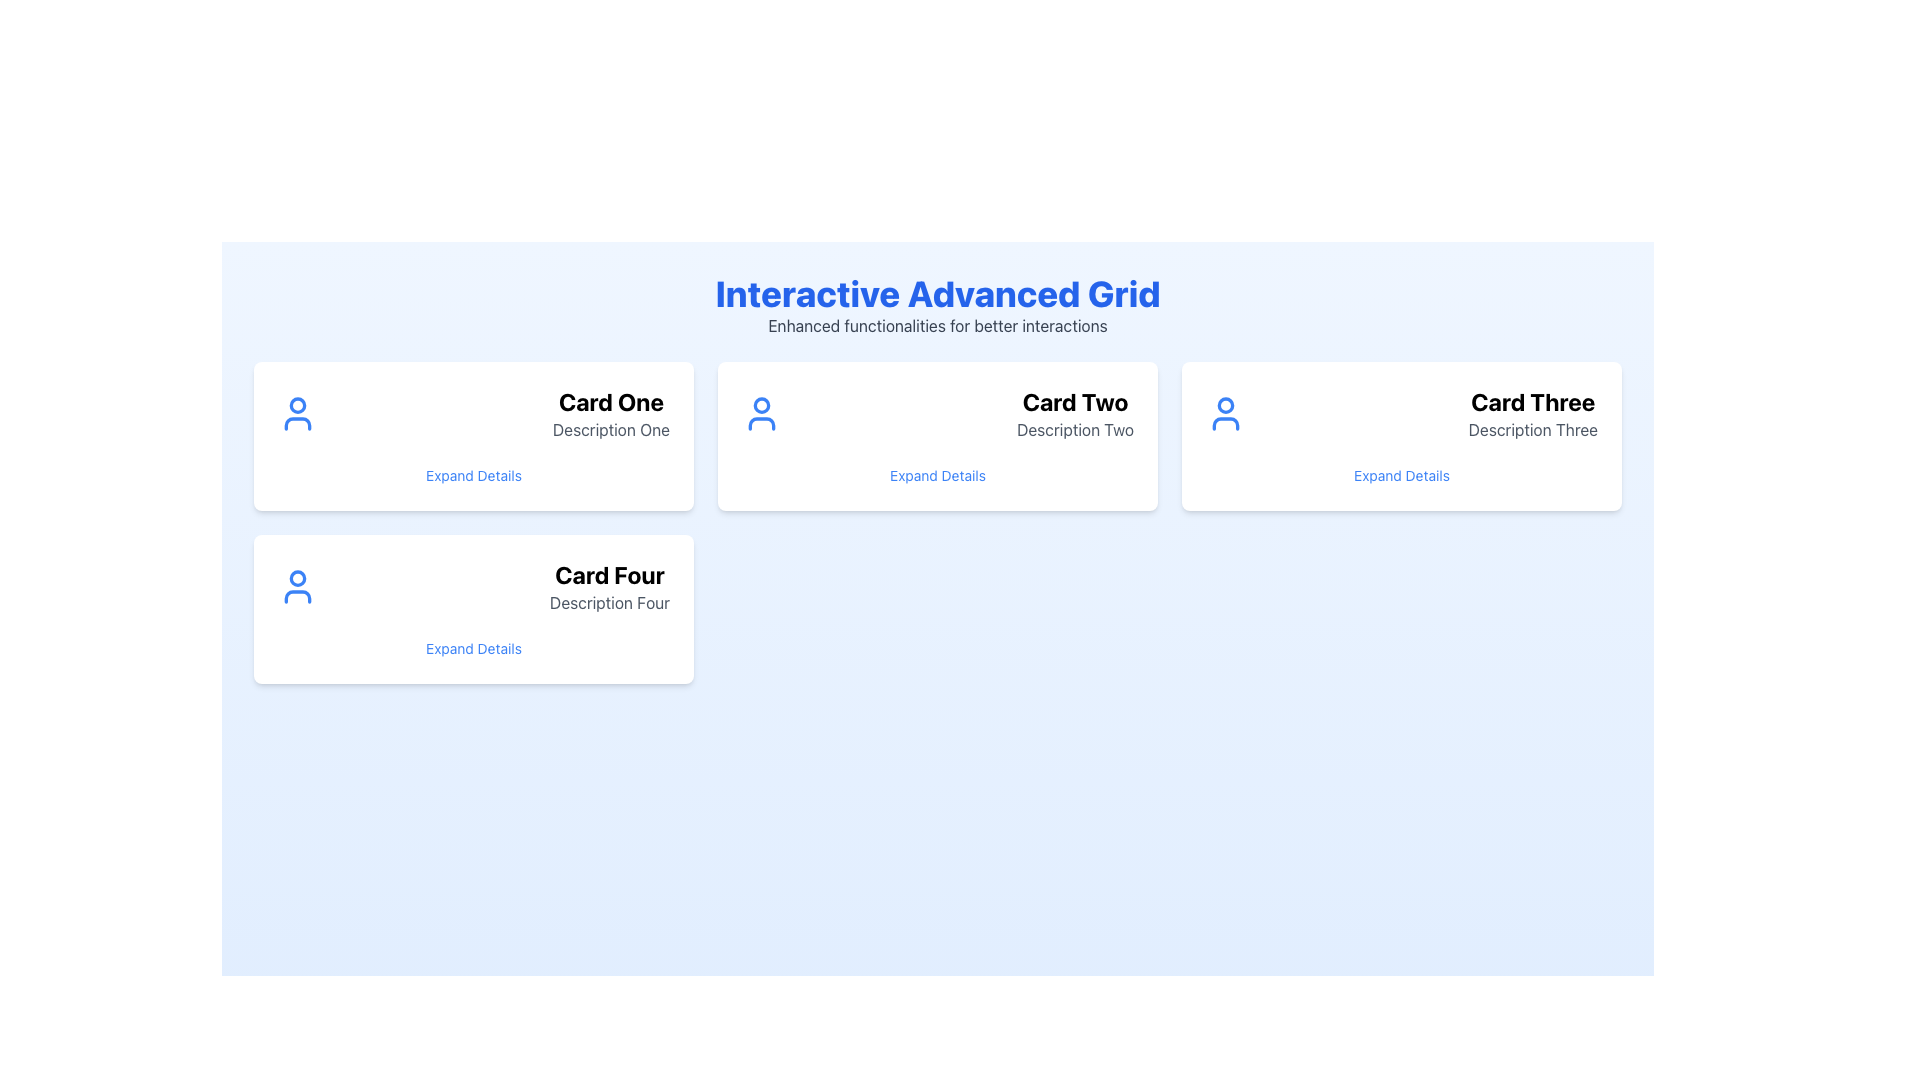 The height and width of the screenshot is (1080, 1920). Describe the element at coordinates (1224, 405) in the screenshot. I see `the circular user profile icon located in the 'Card Three' section` at that location.